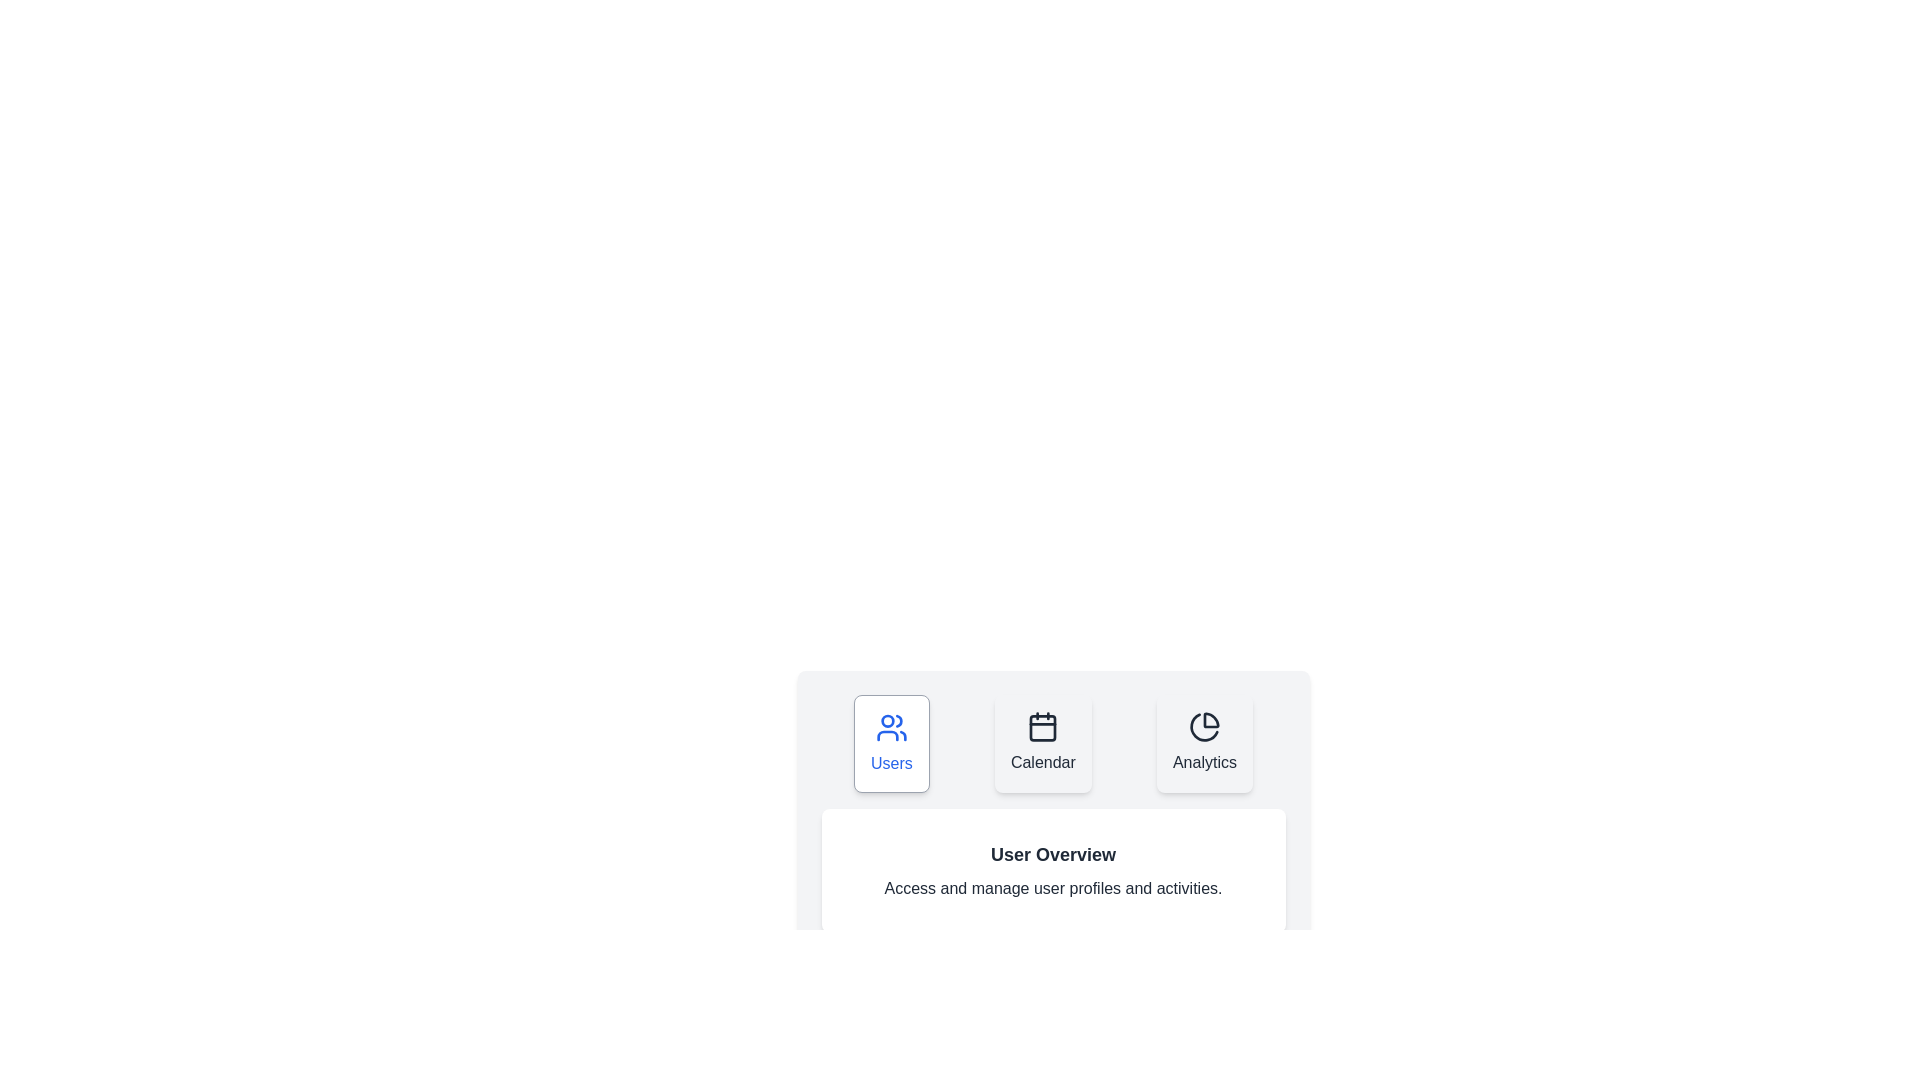 Image resolution: width=1920 pixels, height=1080 pixels. I want to click on the static graphical element that is part of the calendar icon, located inside the inner portion of the icon, so click(1042, 728).